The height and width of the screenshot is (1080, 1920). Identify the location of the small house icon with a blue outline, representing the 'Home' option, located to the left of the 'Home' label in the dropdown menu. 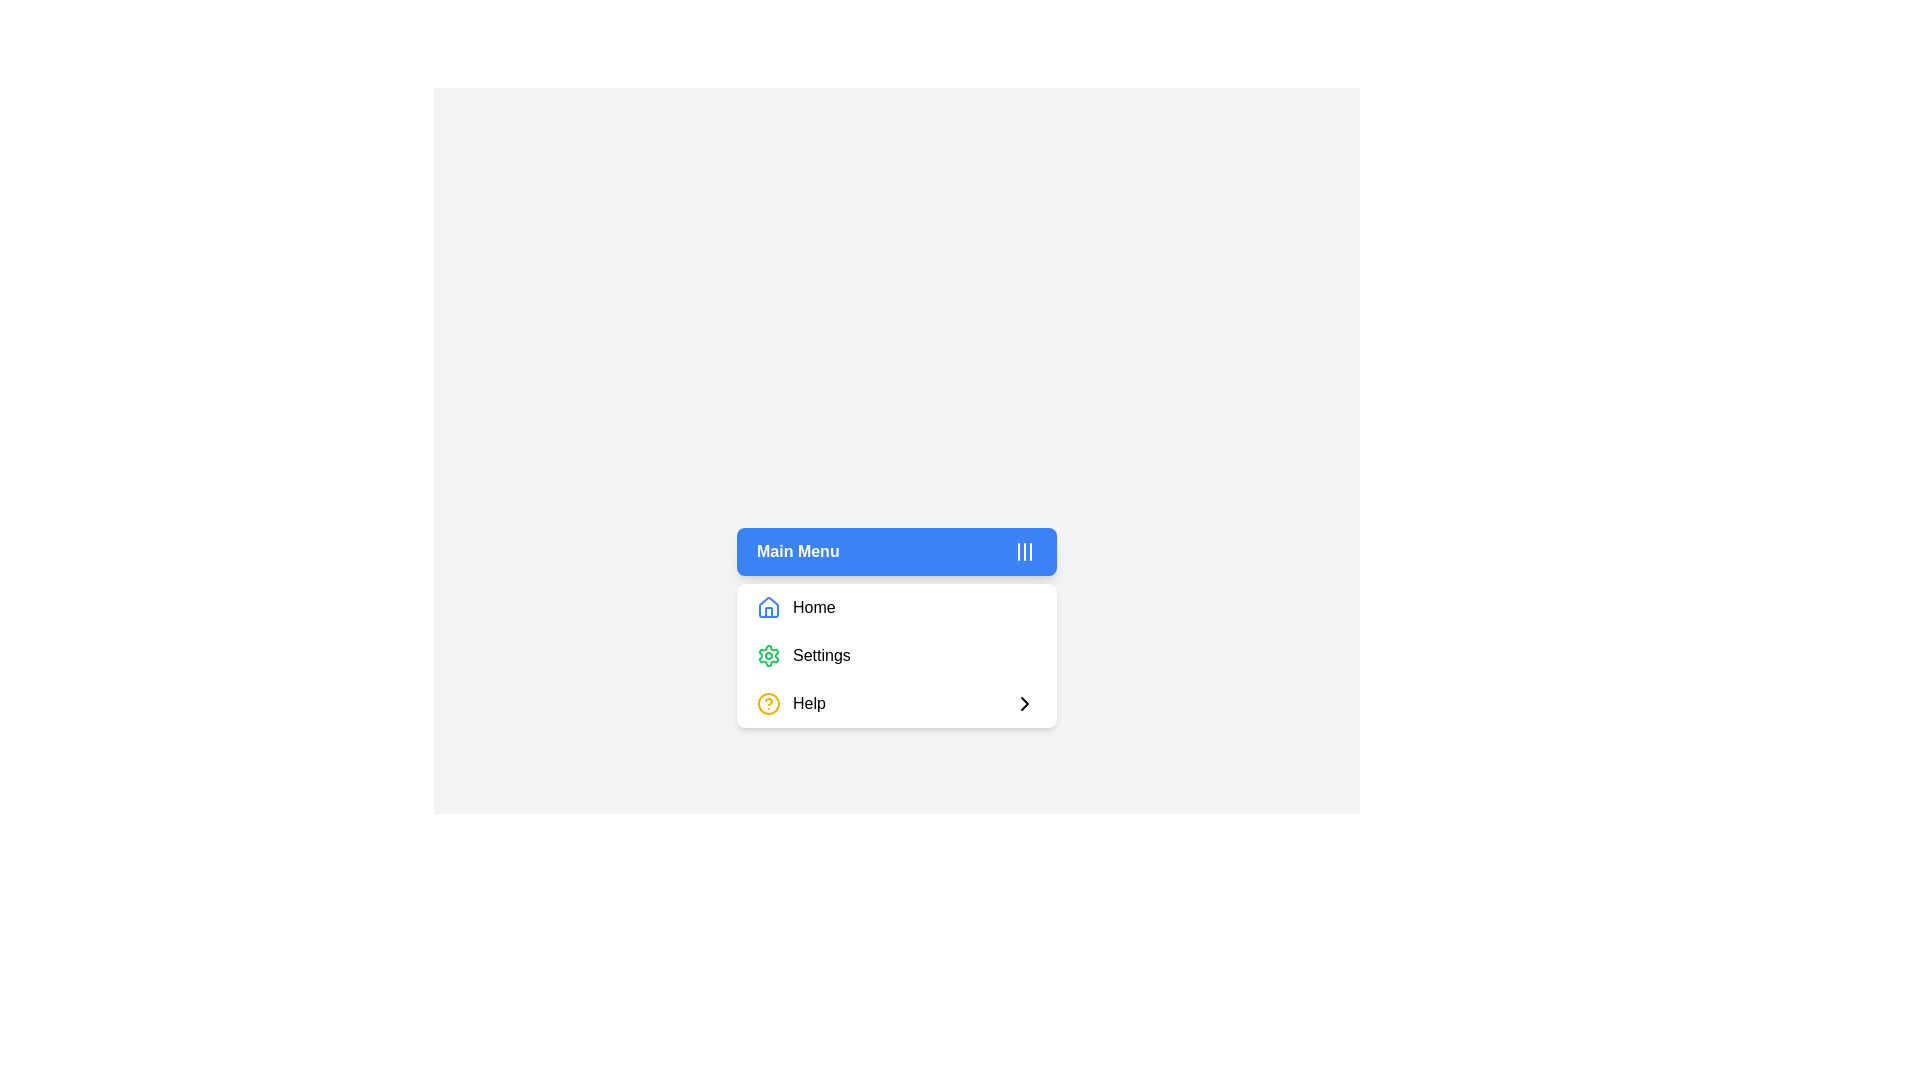
(767, 605).